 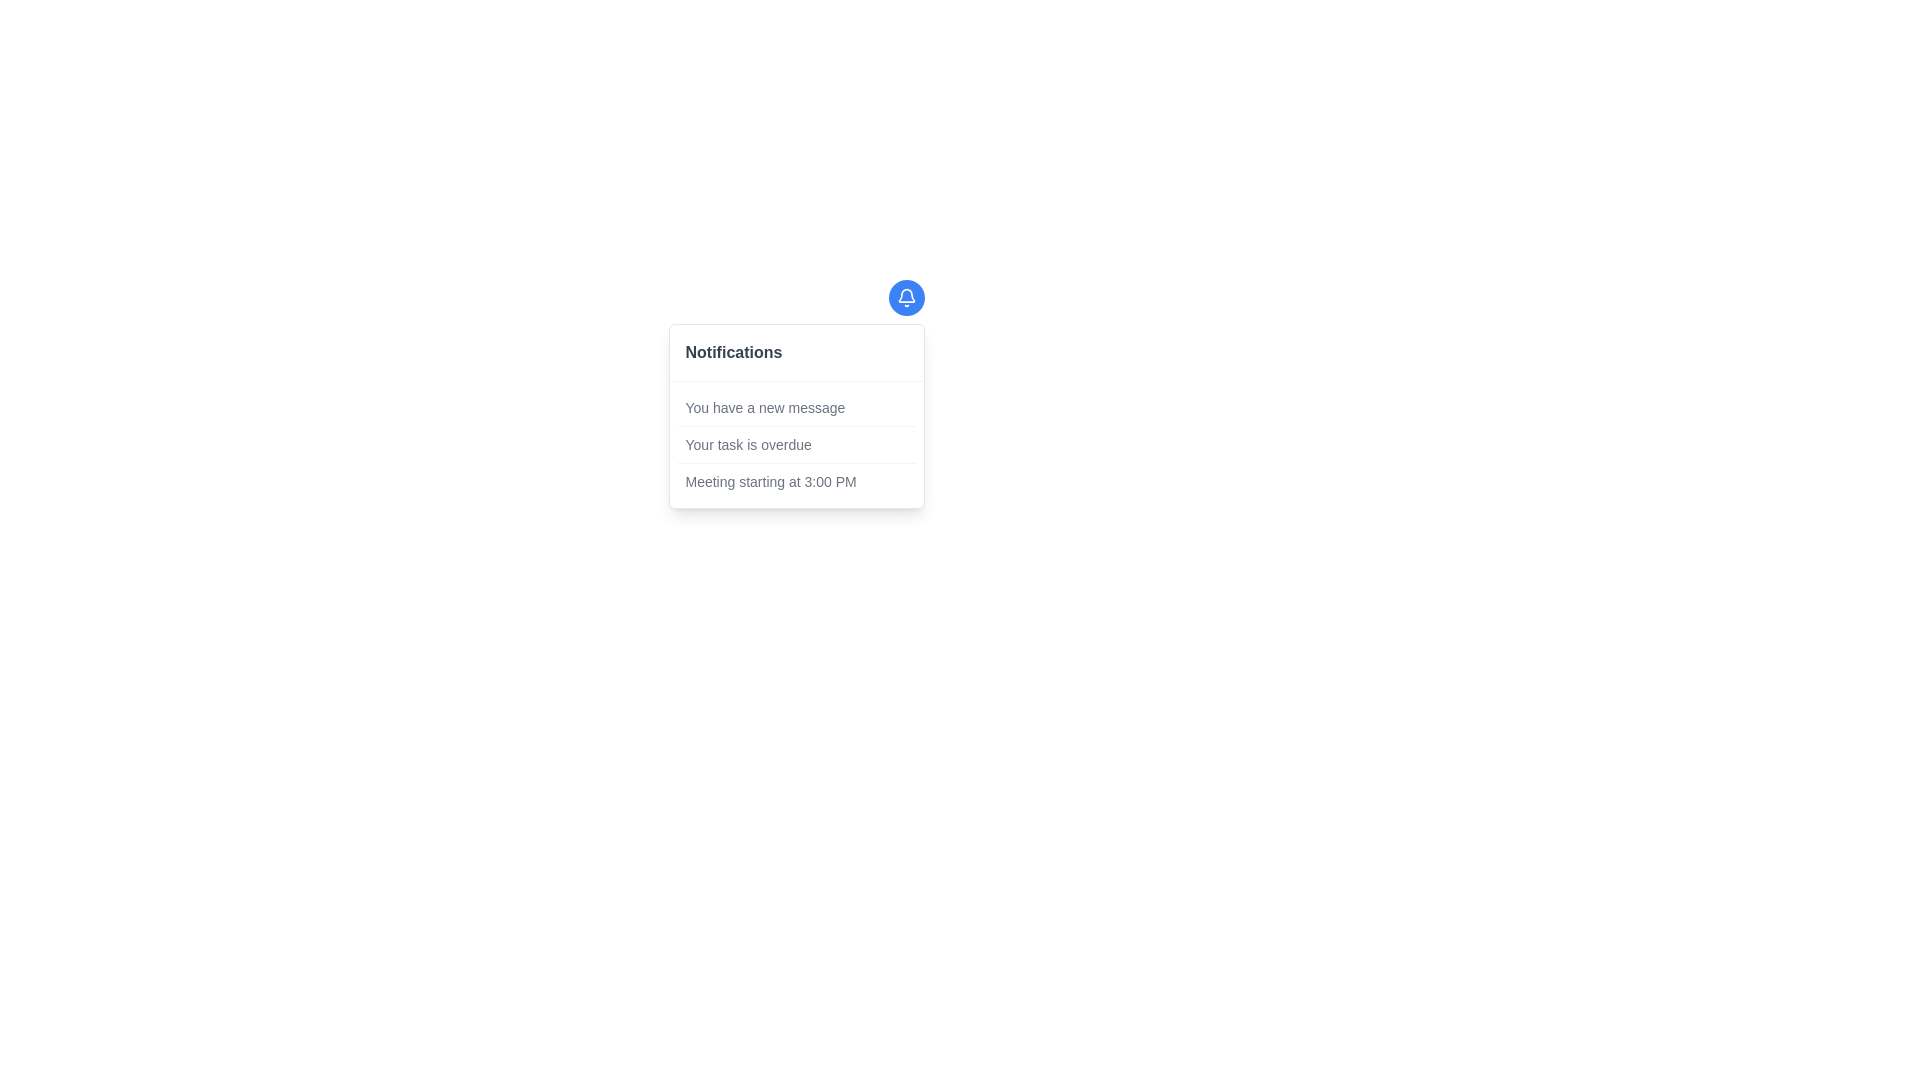 I want to click on bold text label 'Notifications' displayed in dark gray at the top of the notification dropdown panel, so click(x=733, y=352).